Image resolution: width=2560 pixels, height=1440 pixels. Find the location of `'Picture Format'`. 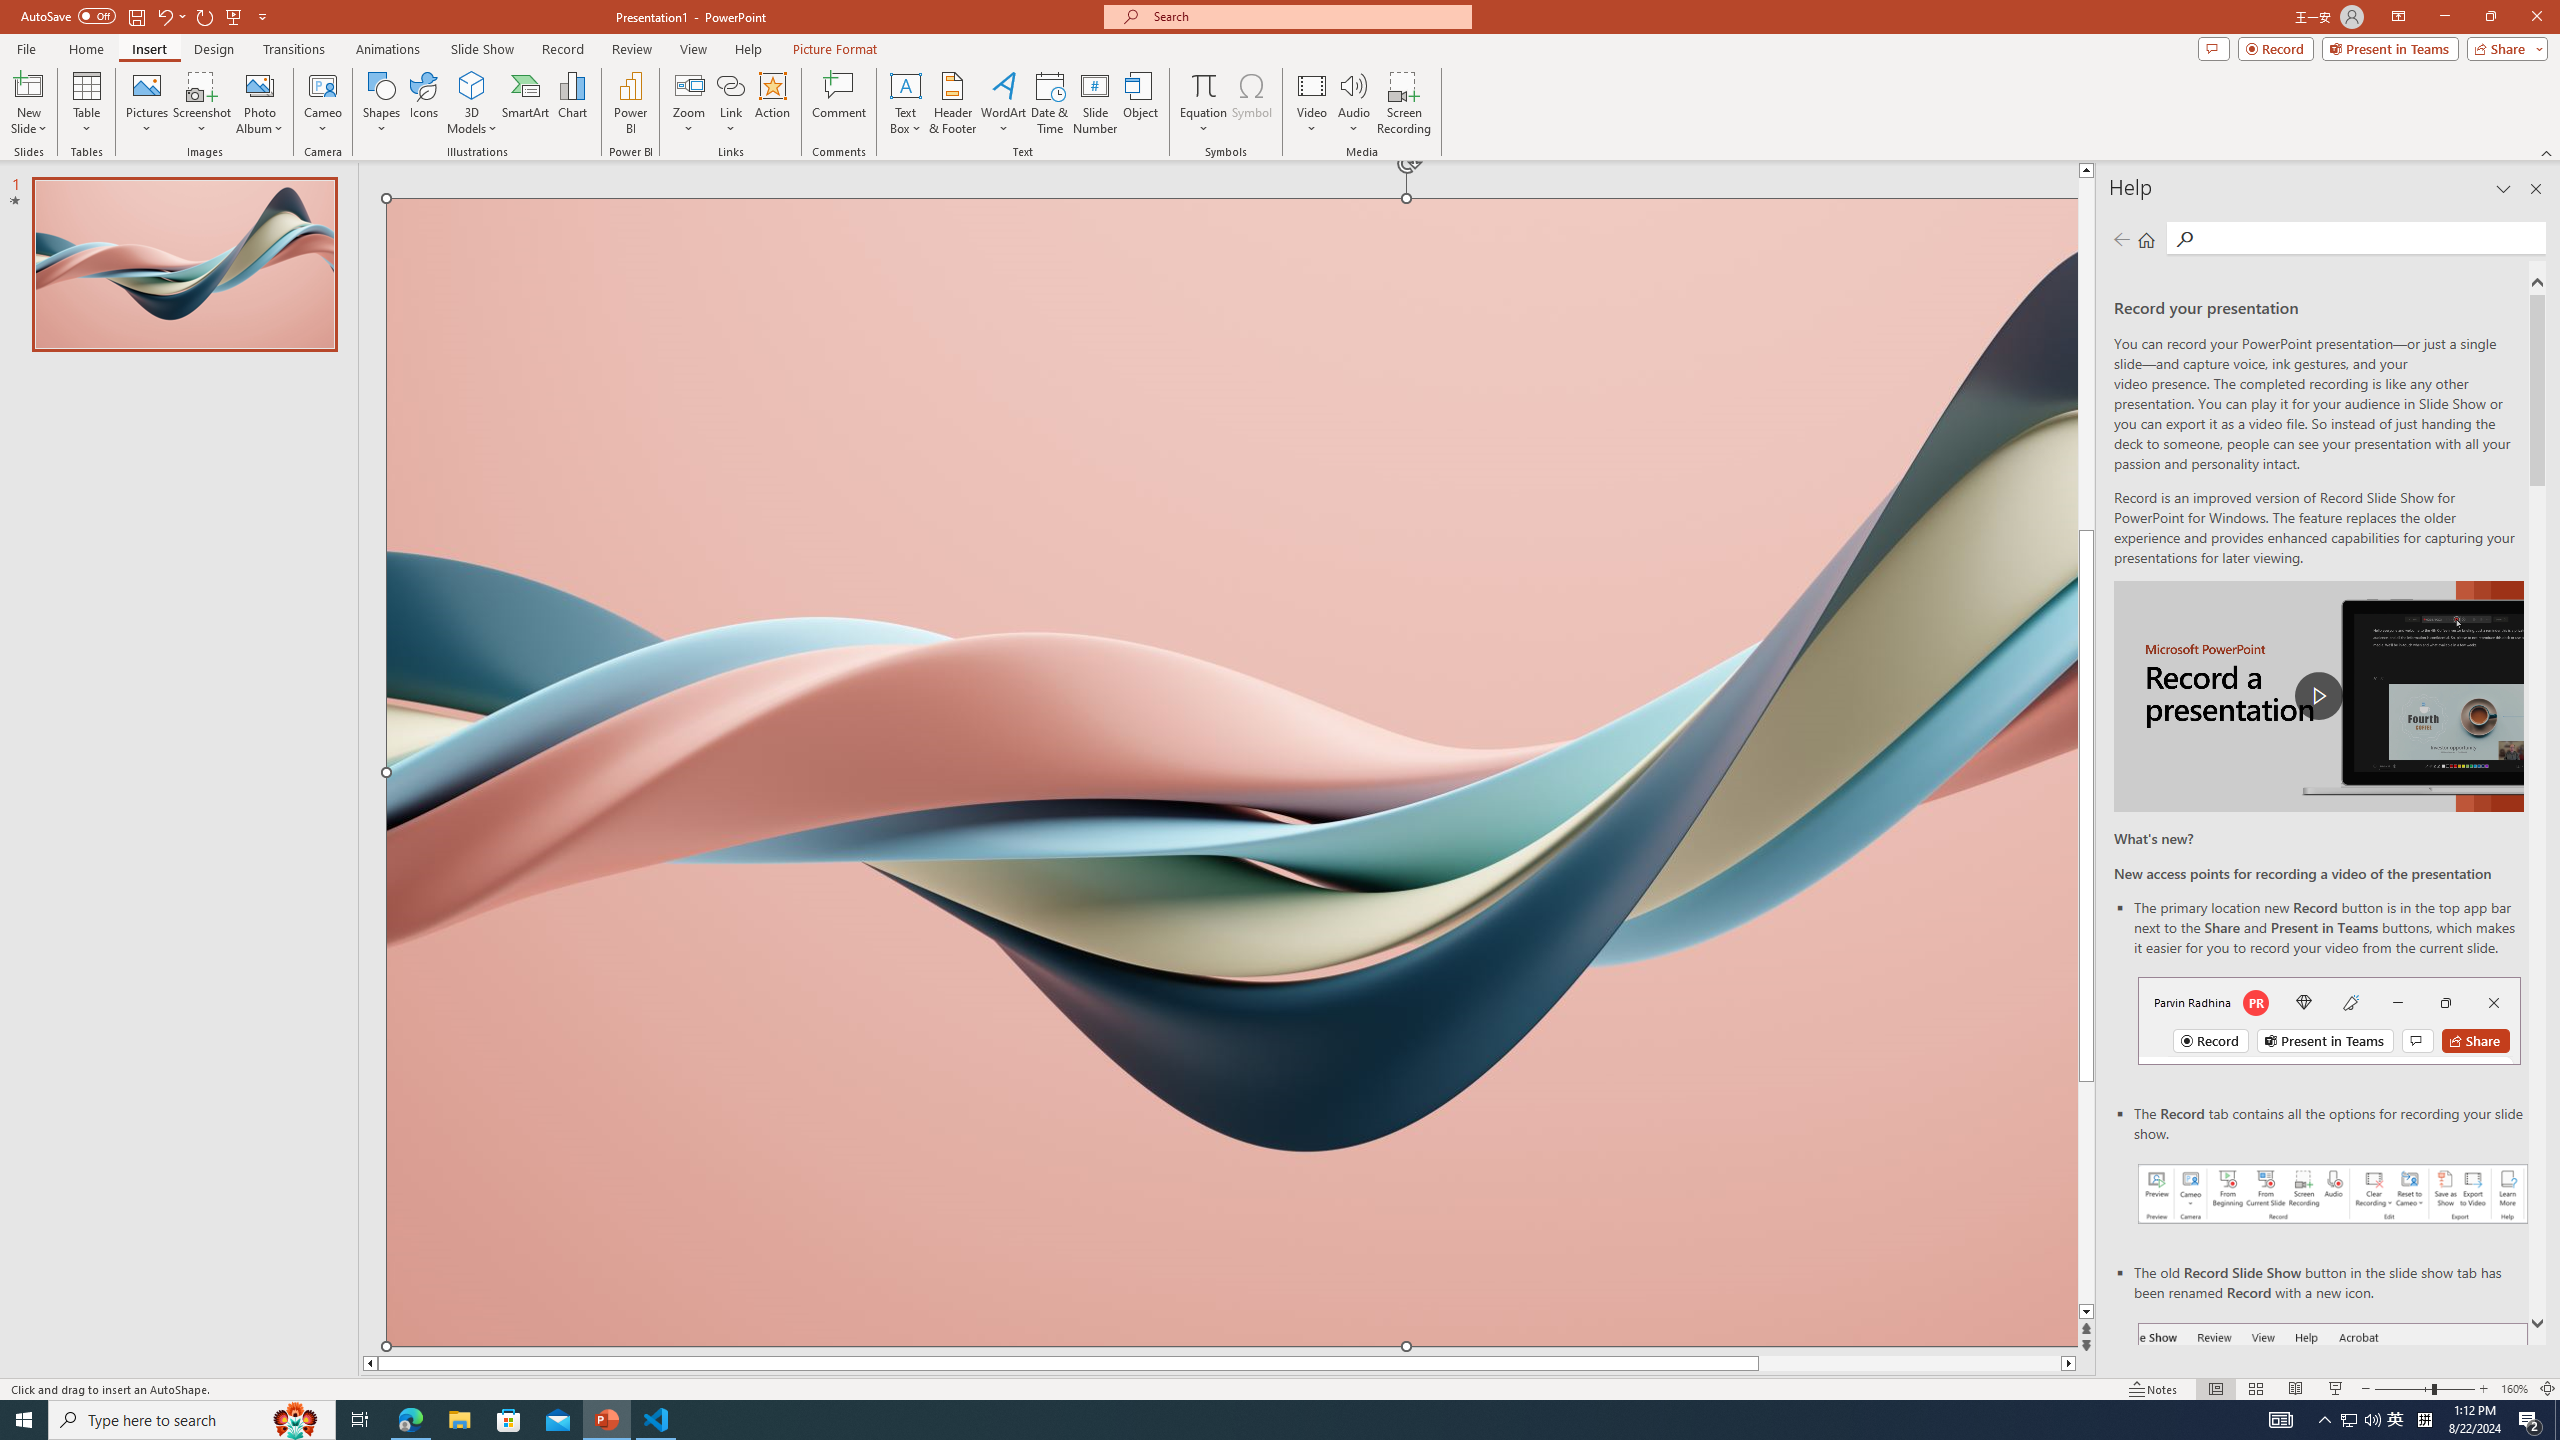

'Picture Format' is located at coordinates (835, 49).